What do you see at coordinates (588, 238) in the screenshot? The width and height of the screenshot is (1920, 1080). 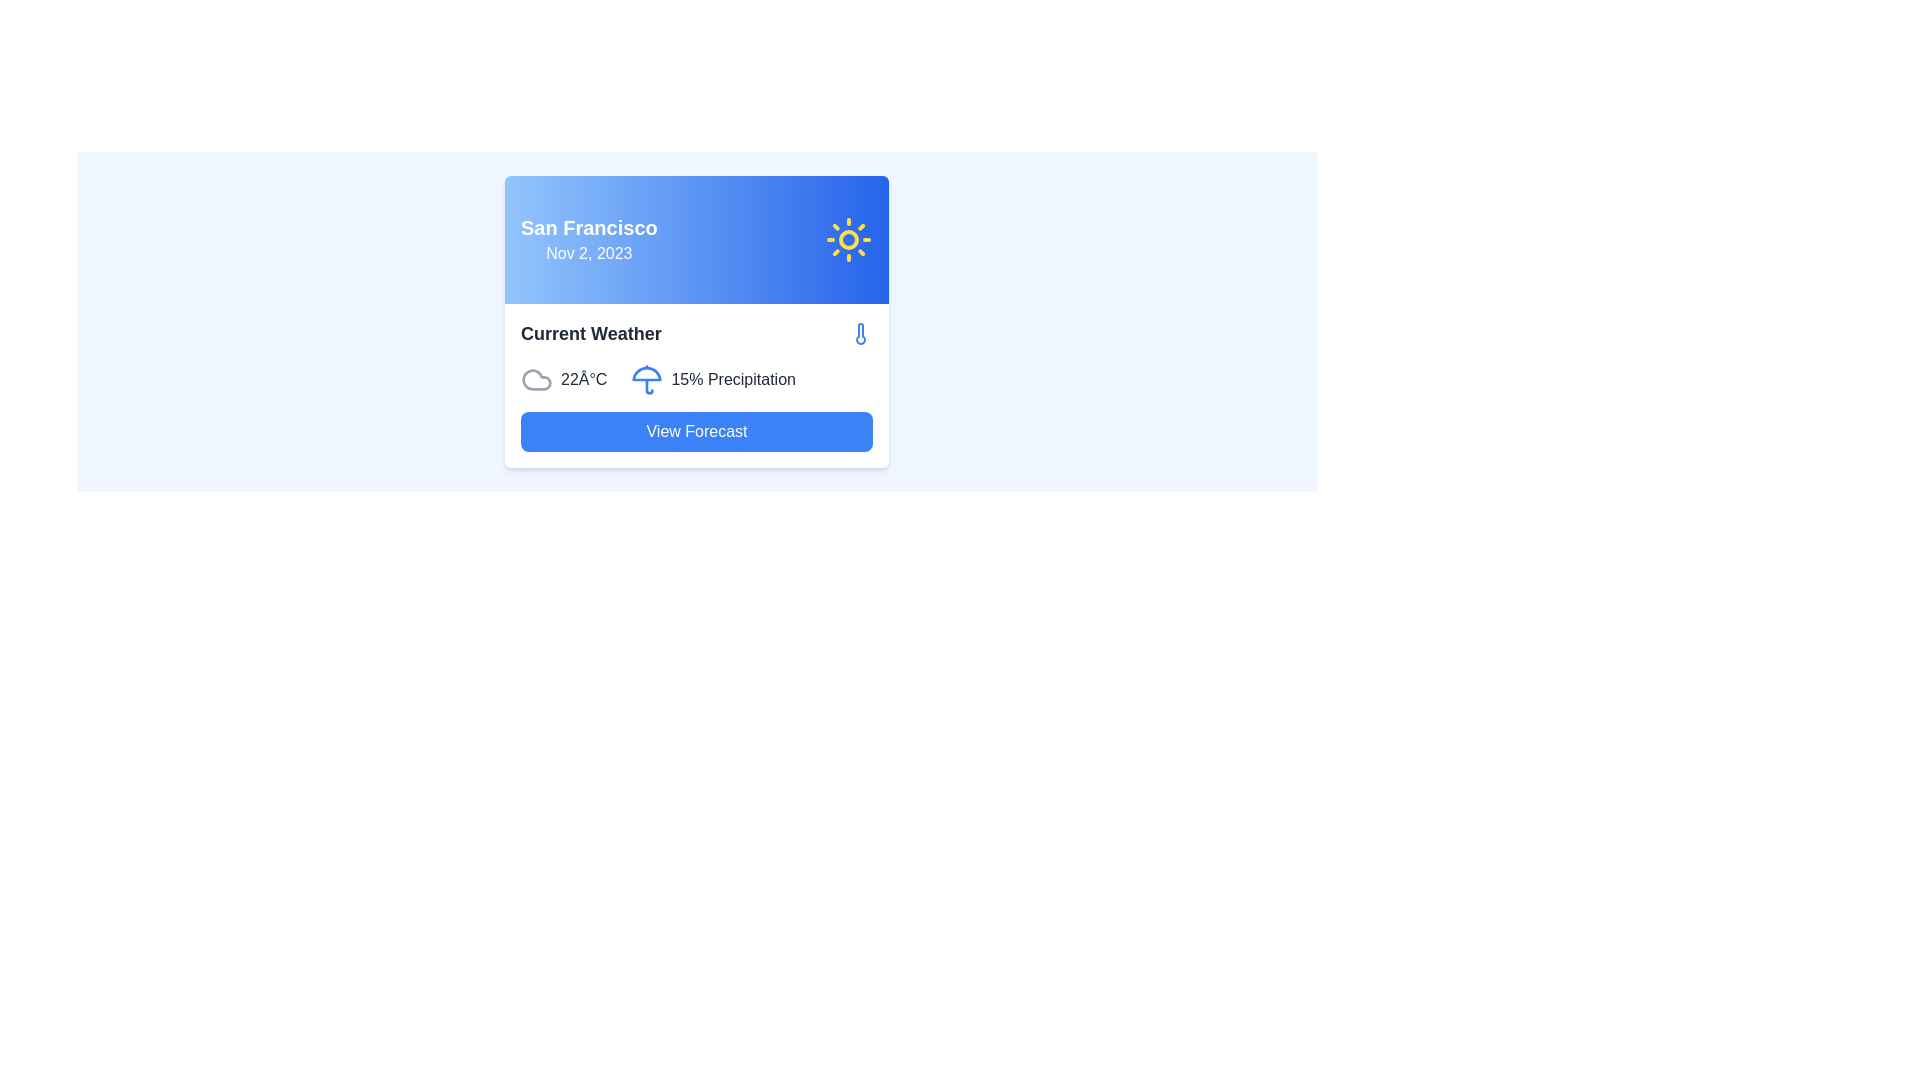 I see `the text display showing 'San Francisco' with the date 'Nov 2, 2023' on a gradient blue background` at bounding box center [588, 238].